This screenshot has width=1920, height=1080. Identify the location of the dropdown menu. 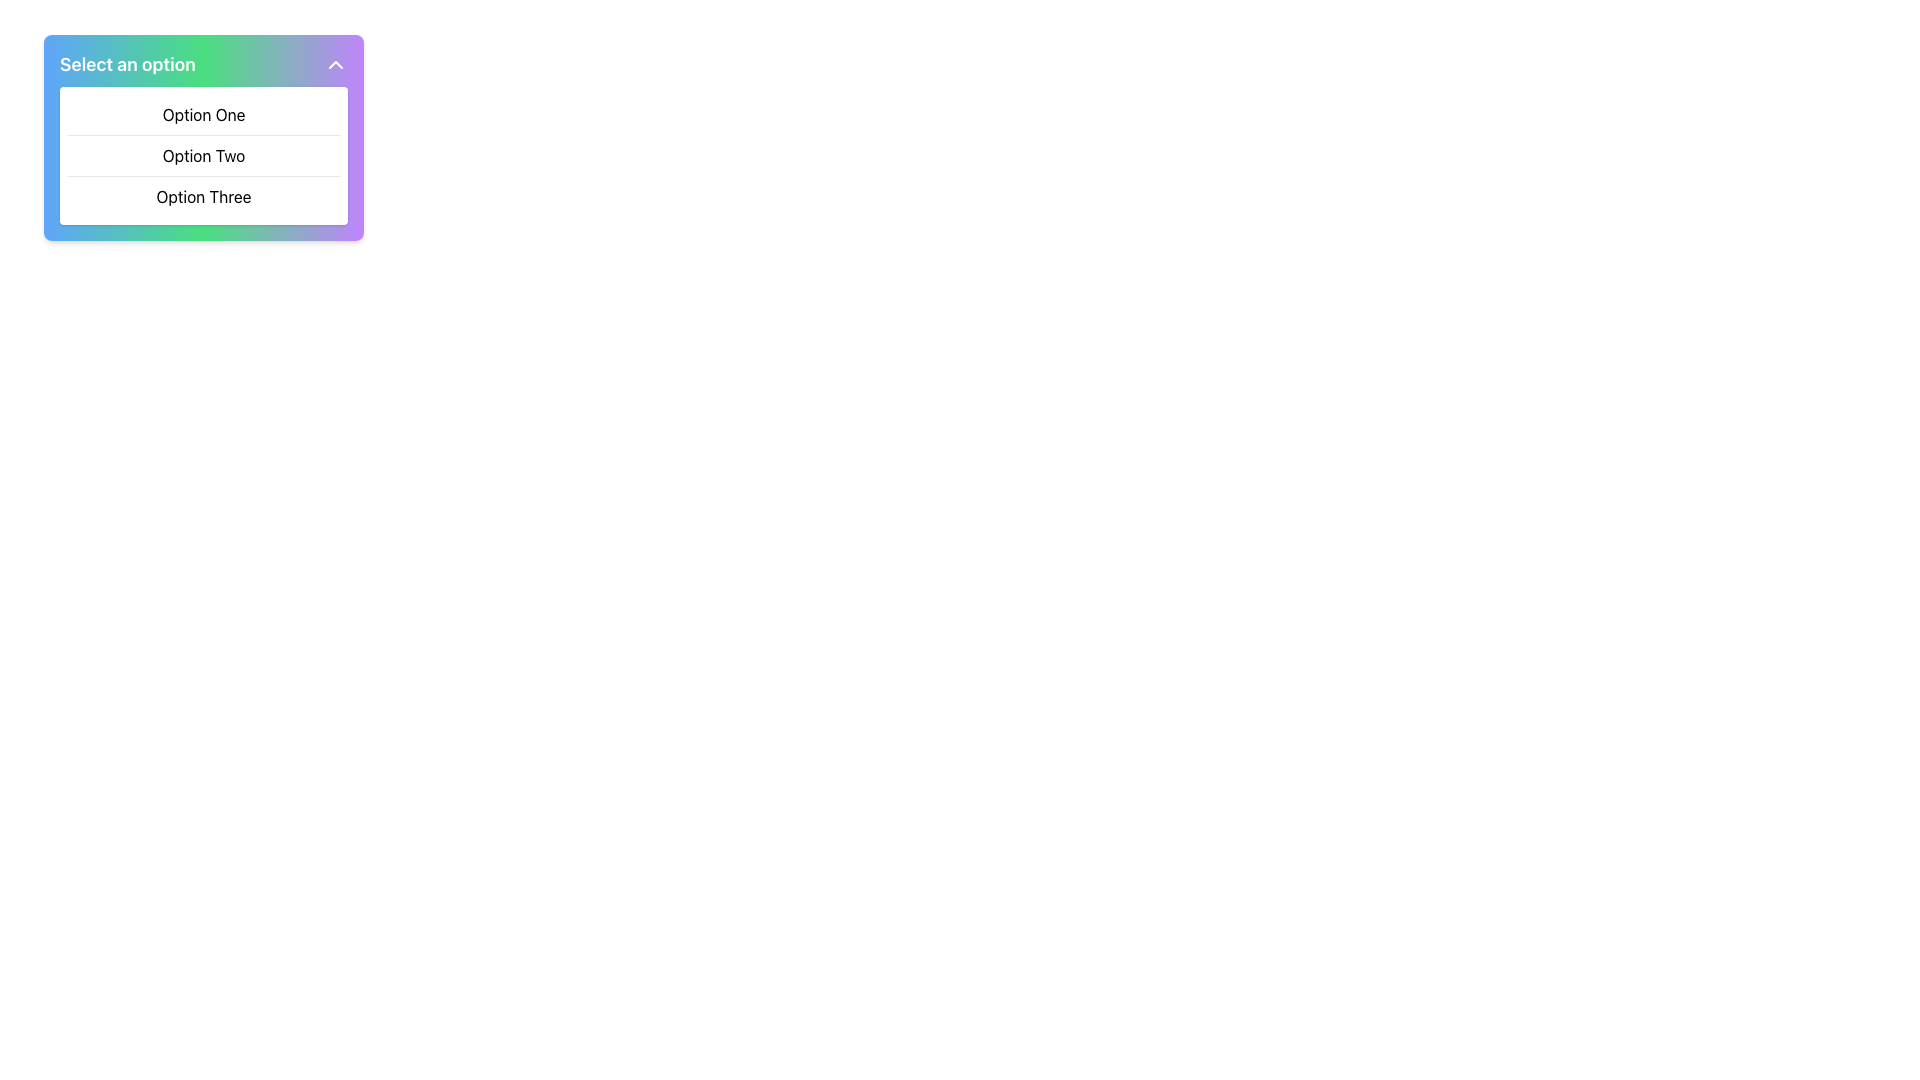
(203, 154).